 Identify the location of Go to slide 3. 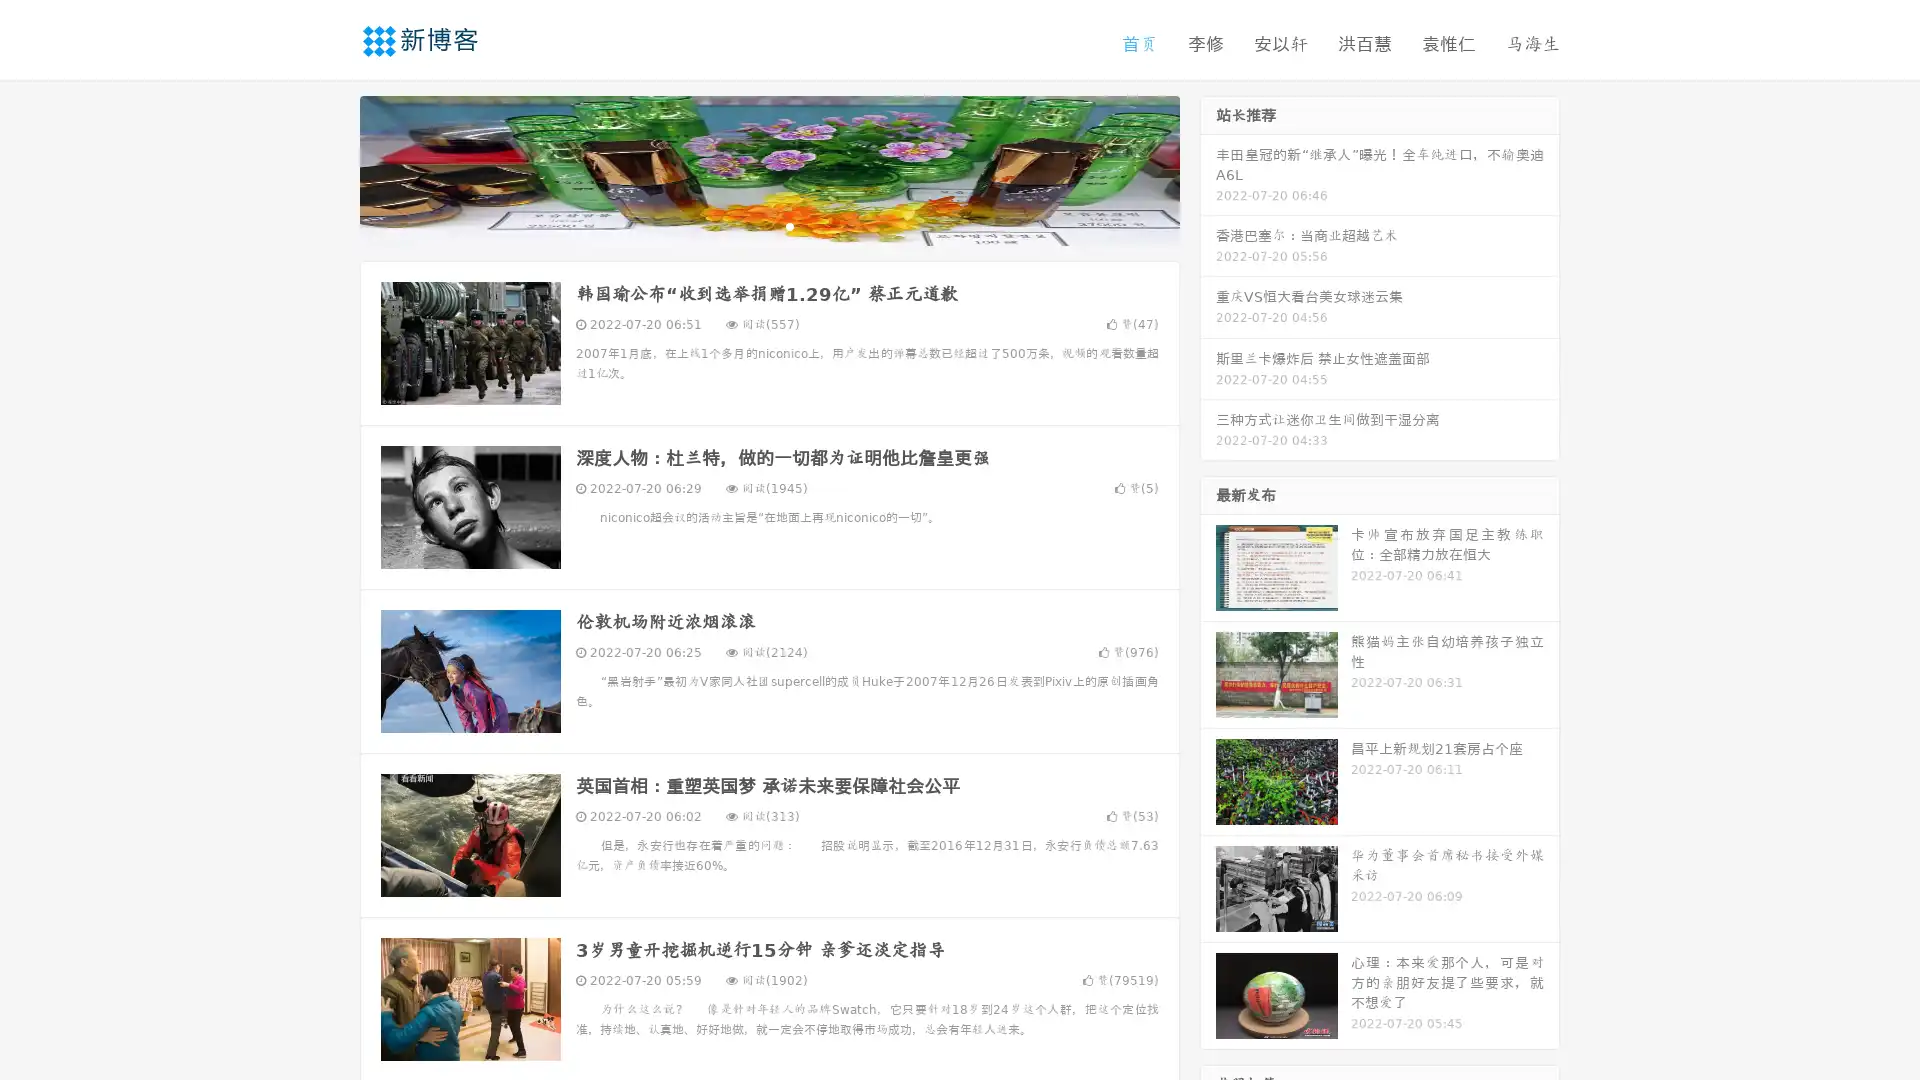
(789, 225).